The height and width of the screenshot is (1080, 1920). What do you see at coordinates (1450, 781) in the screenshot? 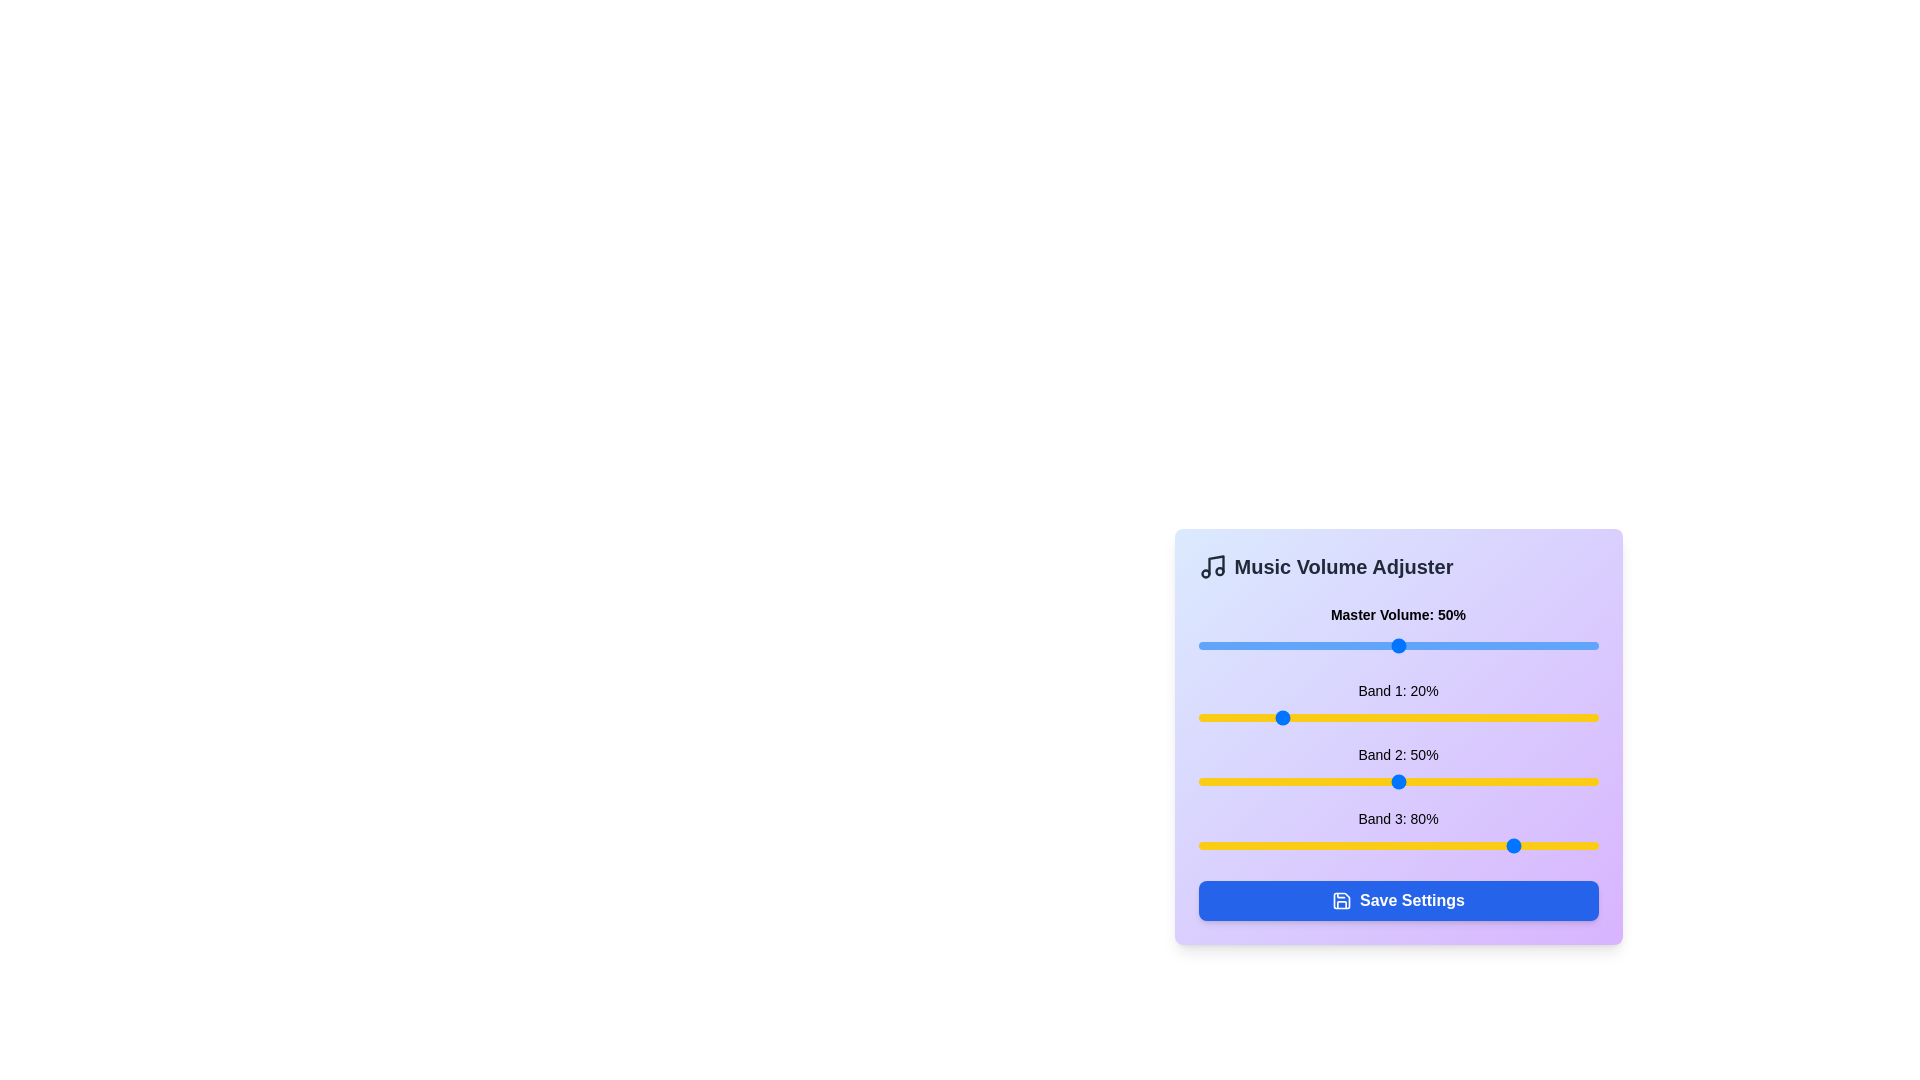
I see `'Band 2' value` at bounding box center [1450, 781].